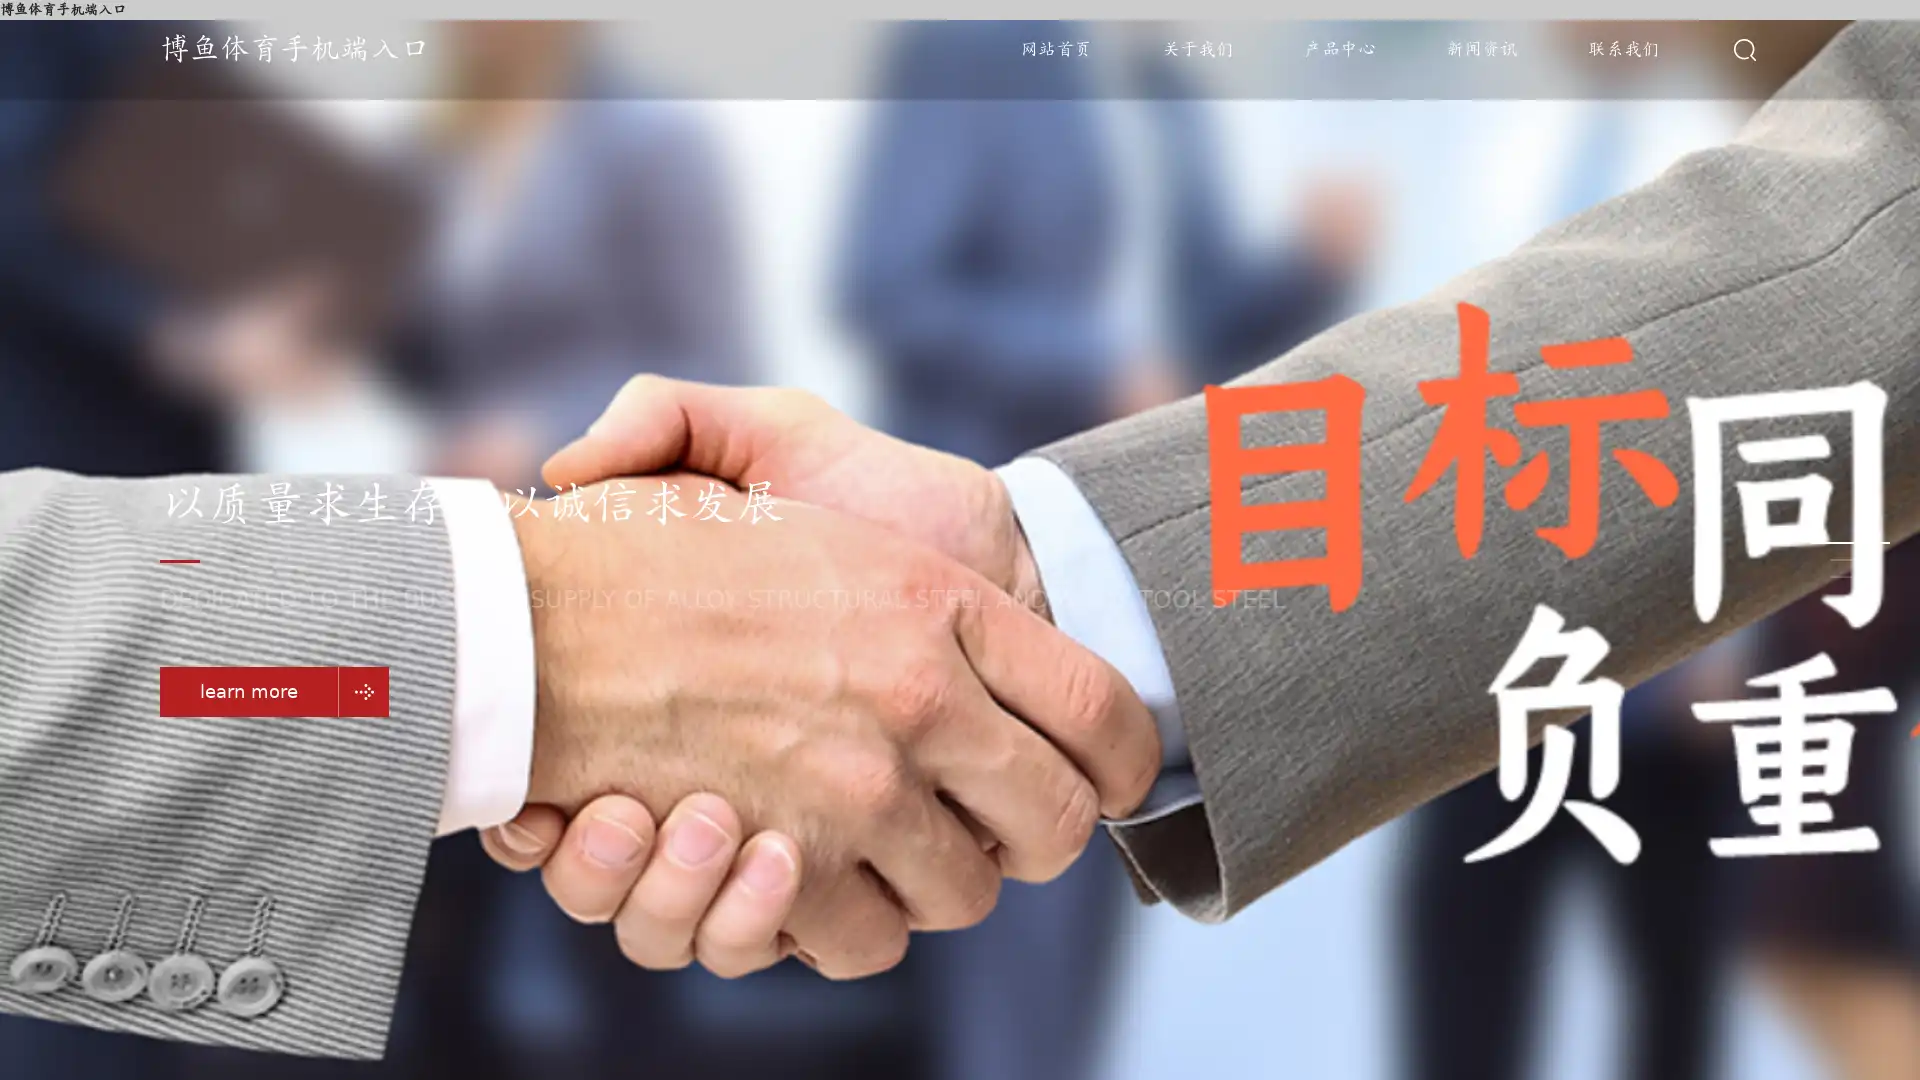  What do you see at coordinates (1848, 559) in the screenshot?
I see `Go to slide 2` at bounding box center [1848, 559].